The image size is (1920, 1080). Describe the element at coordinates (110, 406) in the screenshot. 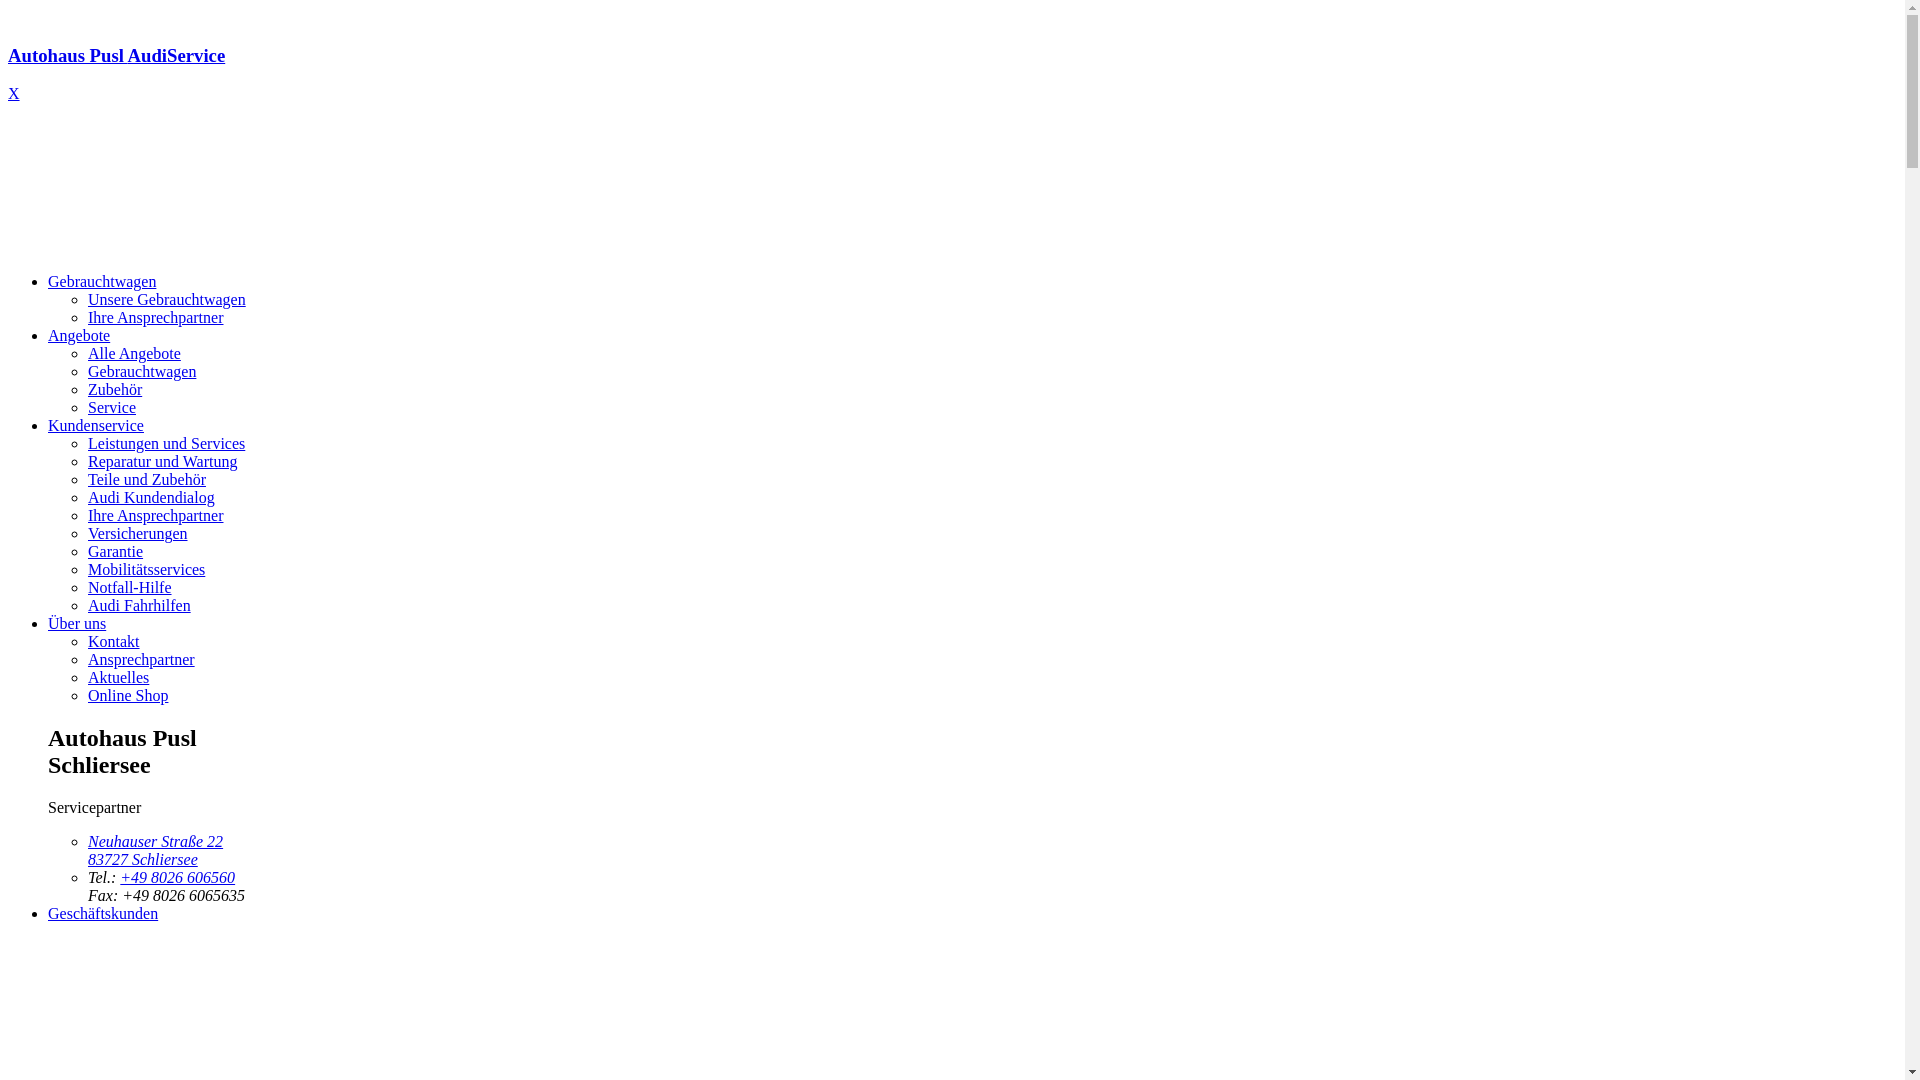

I see `'Service'` at that location.